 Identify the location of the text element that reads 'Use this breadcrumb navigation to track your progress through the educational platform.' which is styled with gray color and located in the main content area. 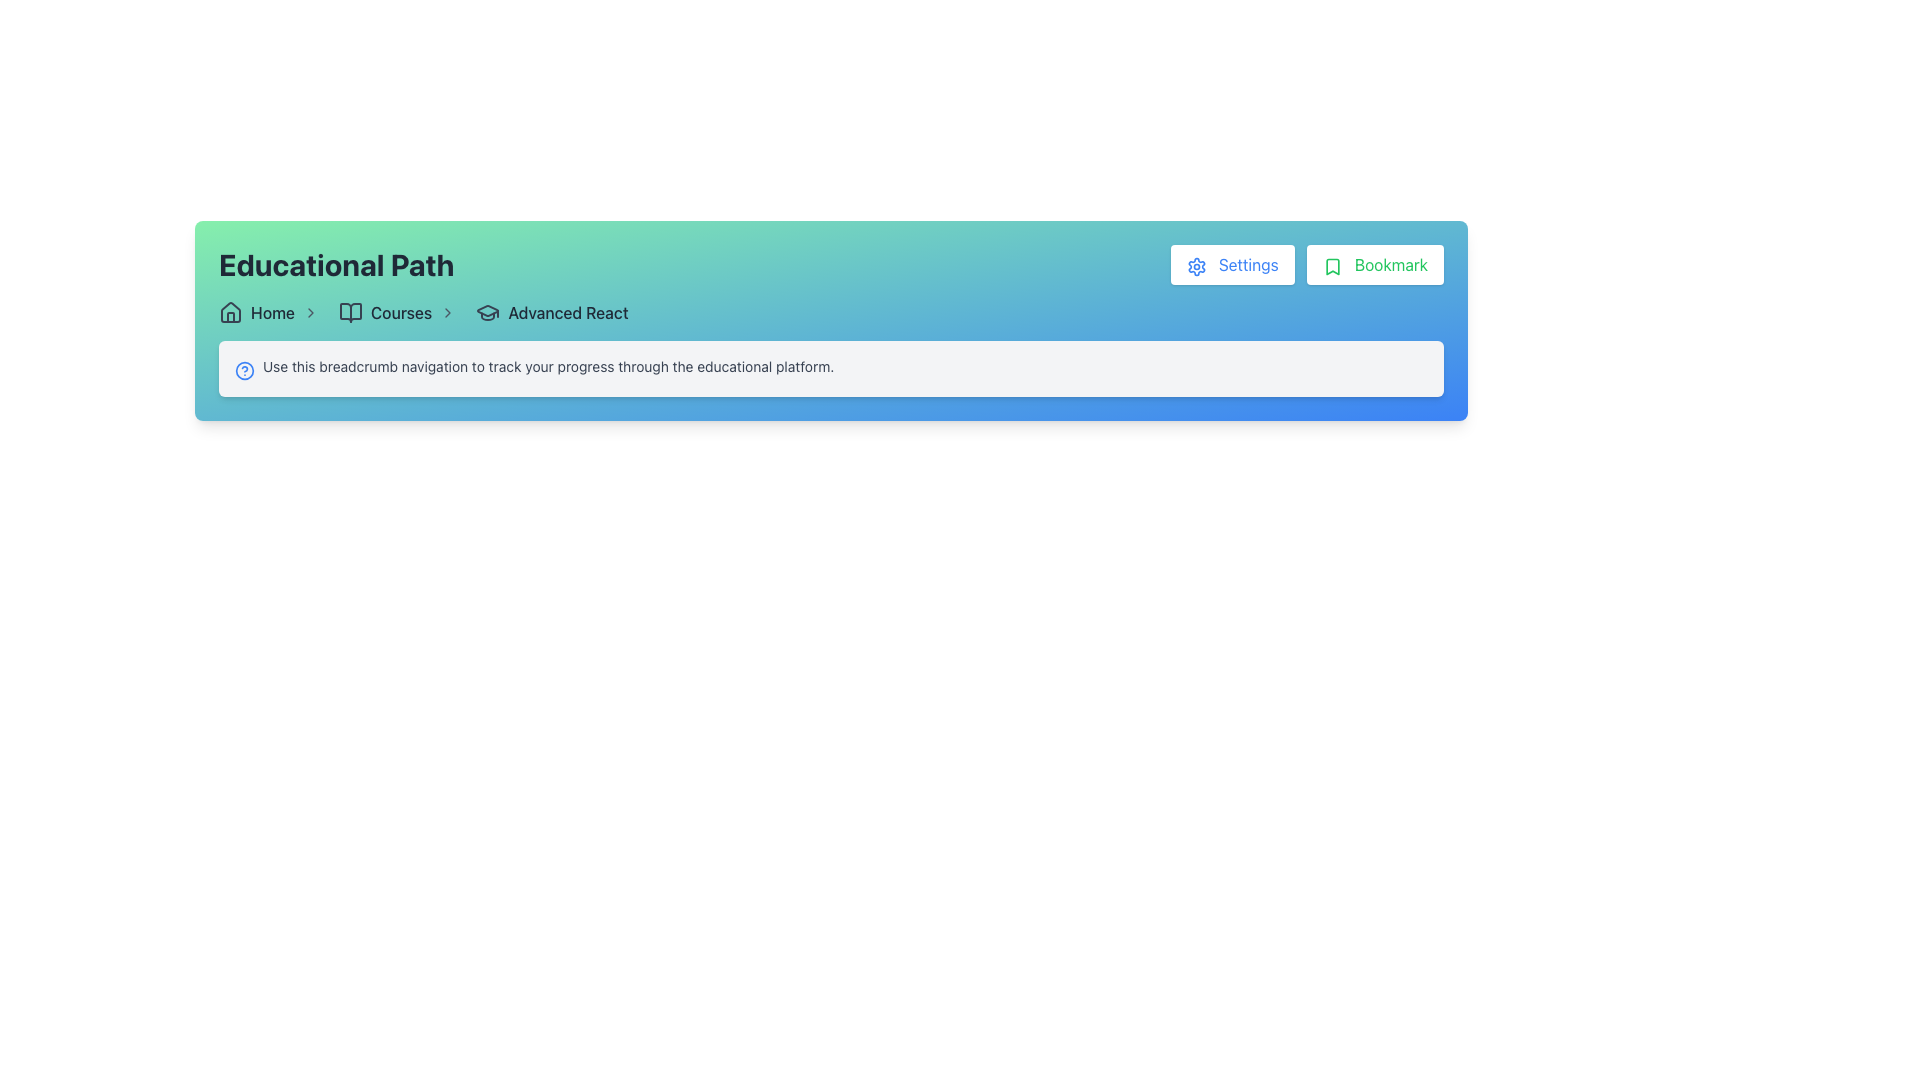
(548, 366).